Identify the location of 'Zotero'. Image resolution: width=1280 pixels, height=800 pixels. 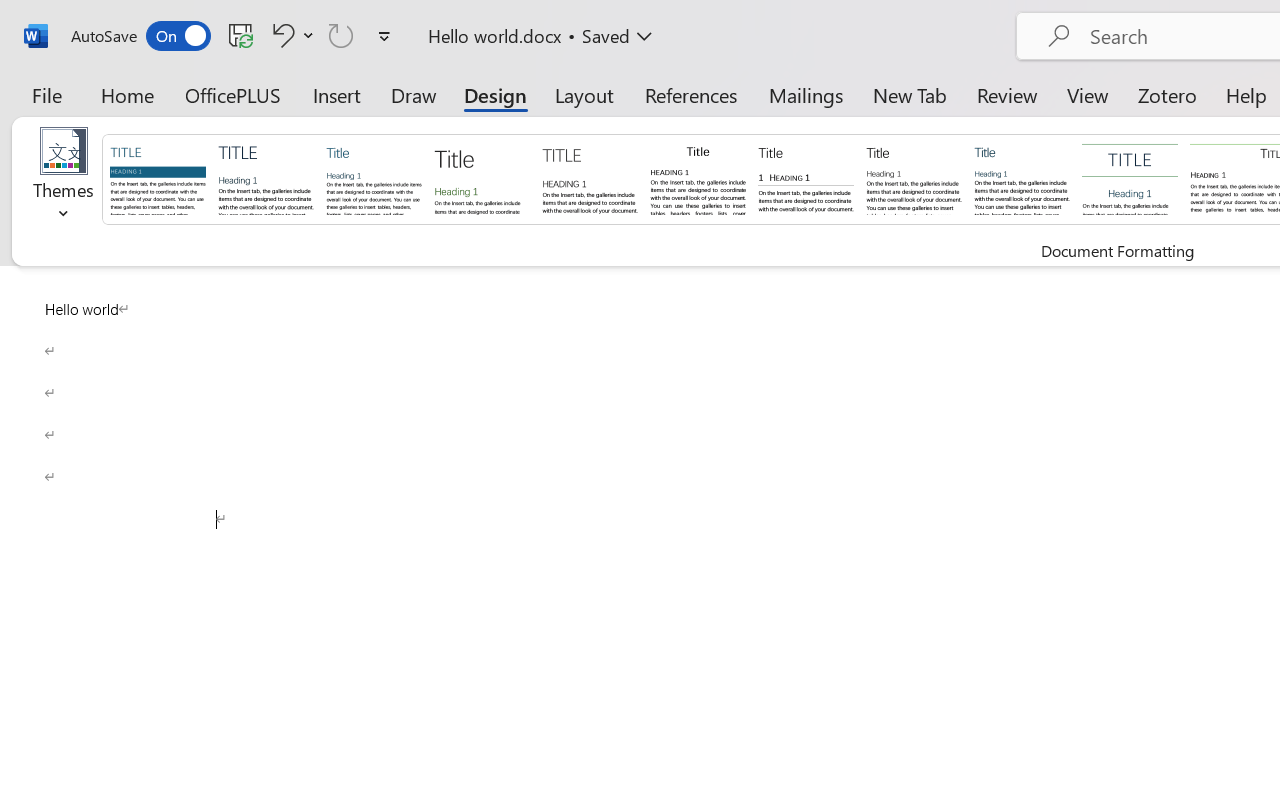
(1167, 94).